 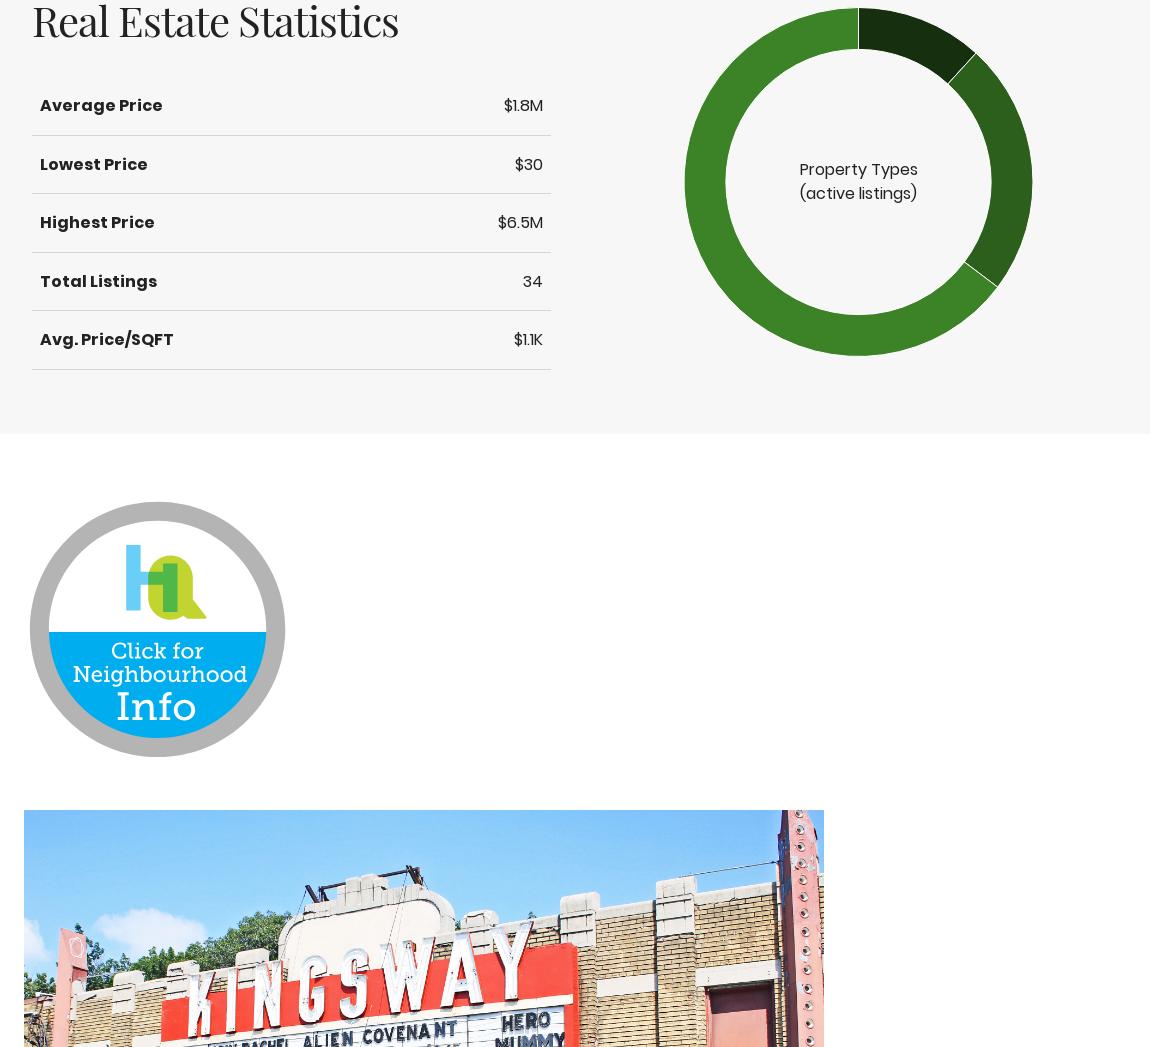 I want to click on 'Average Price', so click(x=100, y=104).